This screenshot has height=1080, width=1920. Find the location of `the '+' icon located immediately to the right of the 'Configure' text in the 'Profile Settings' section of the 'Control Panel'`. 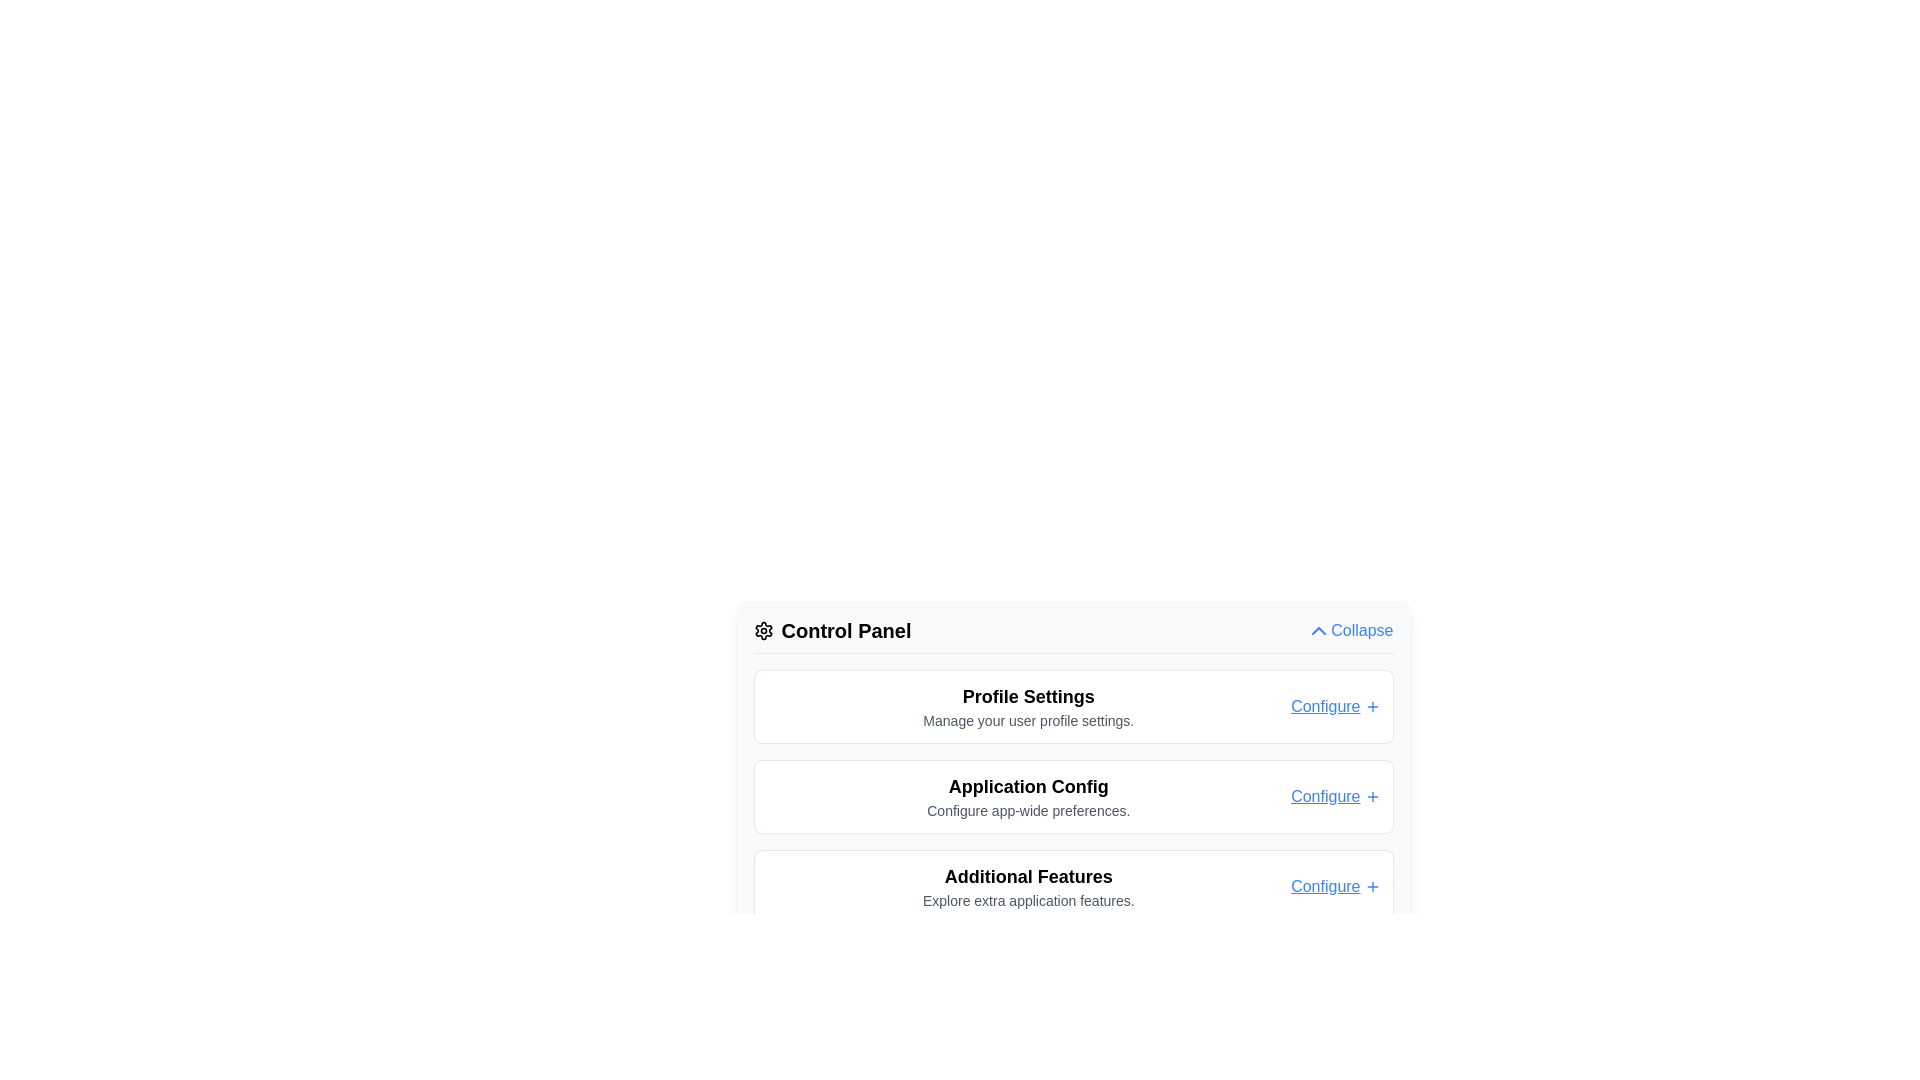

the '+' icon located immediately to the right of the 'Configure' text in the 'Profile Settings' section of the 'Control Panel' is located at coordinates (1371, 705).